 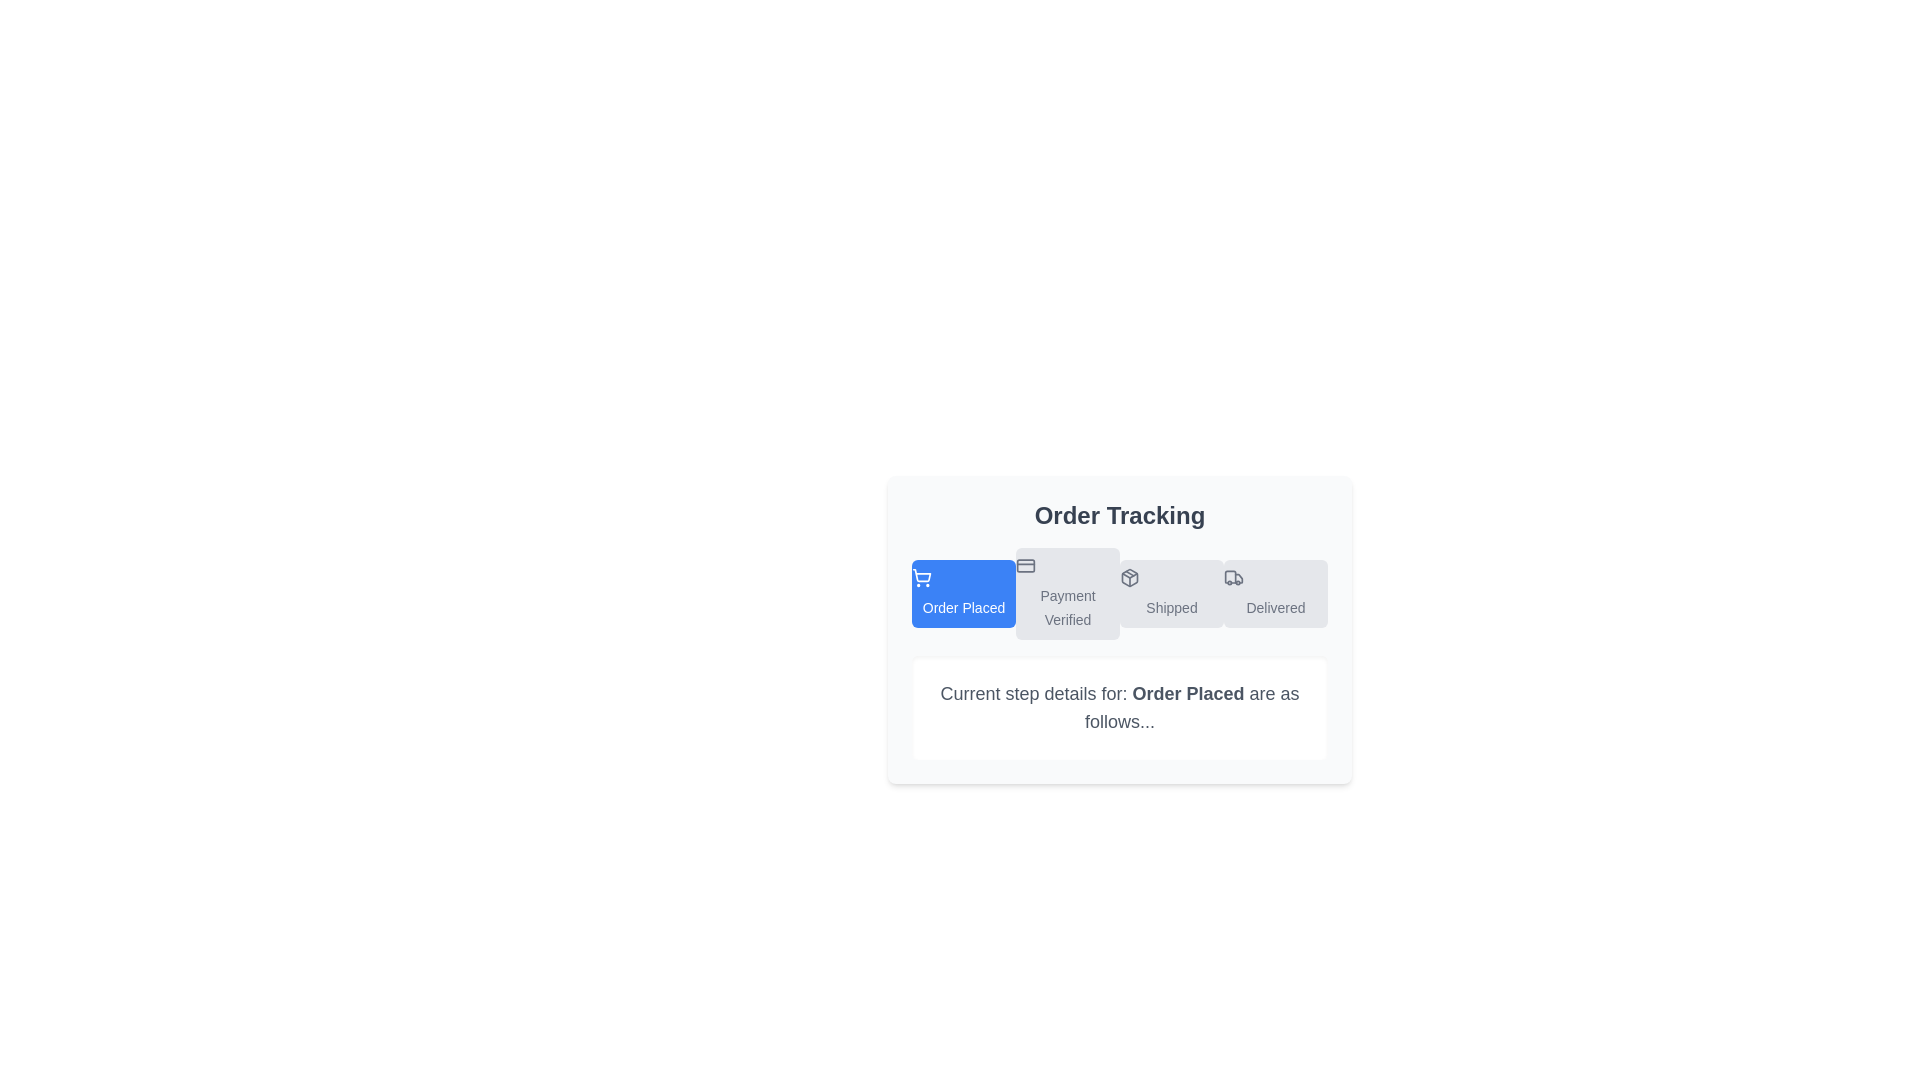 What do you see at coordinates (1275, 593) in the screenshot?
I see `the 'Delivered' visual indicator in the progress tracker, which is the fourth step with a delivery truck icon and the text 'Delivered' below it` at bounding box center [1275, 593].